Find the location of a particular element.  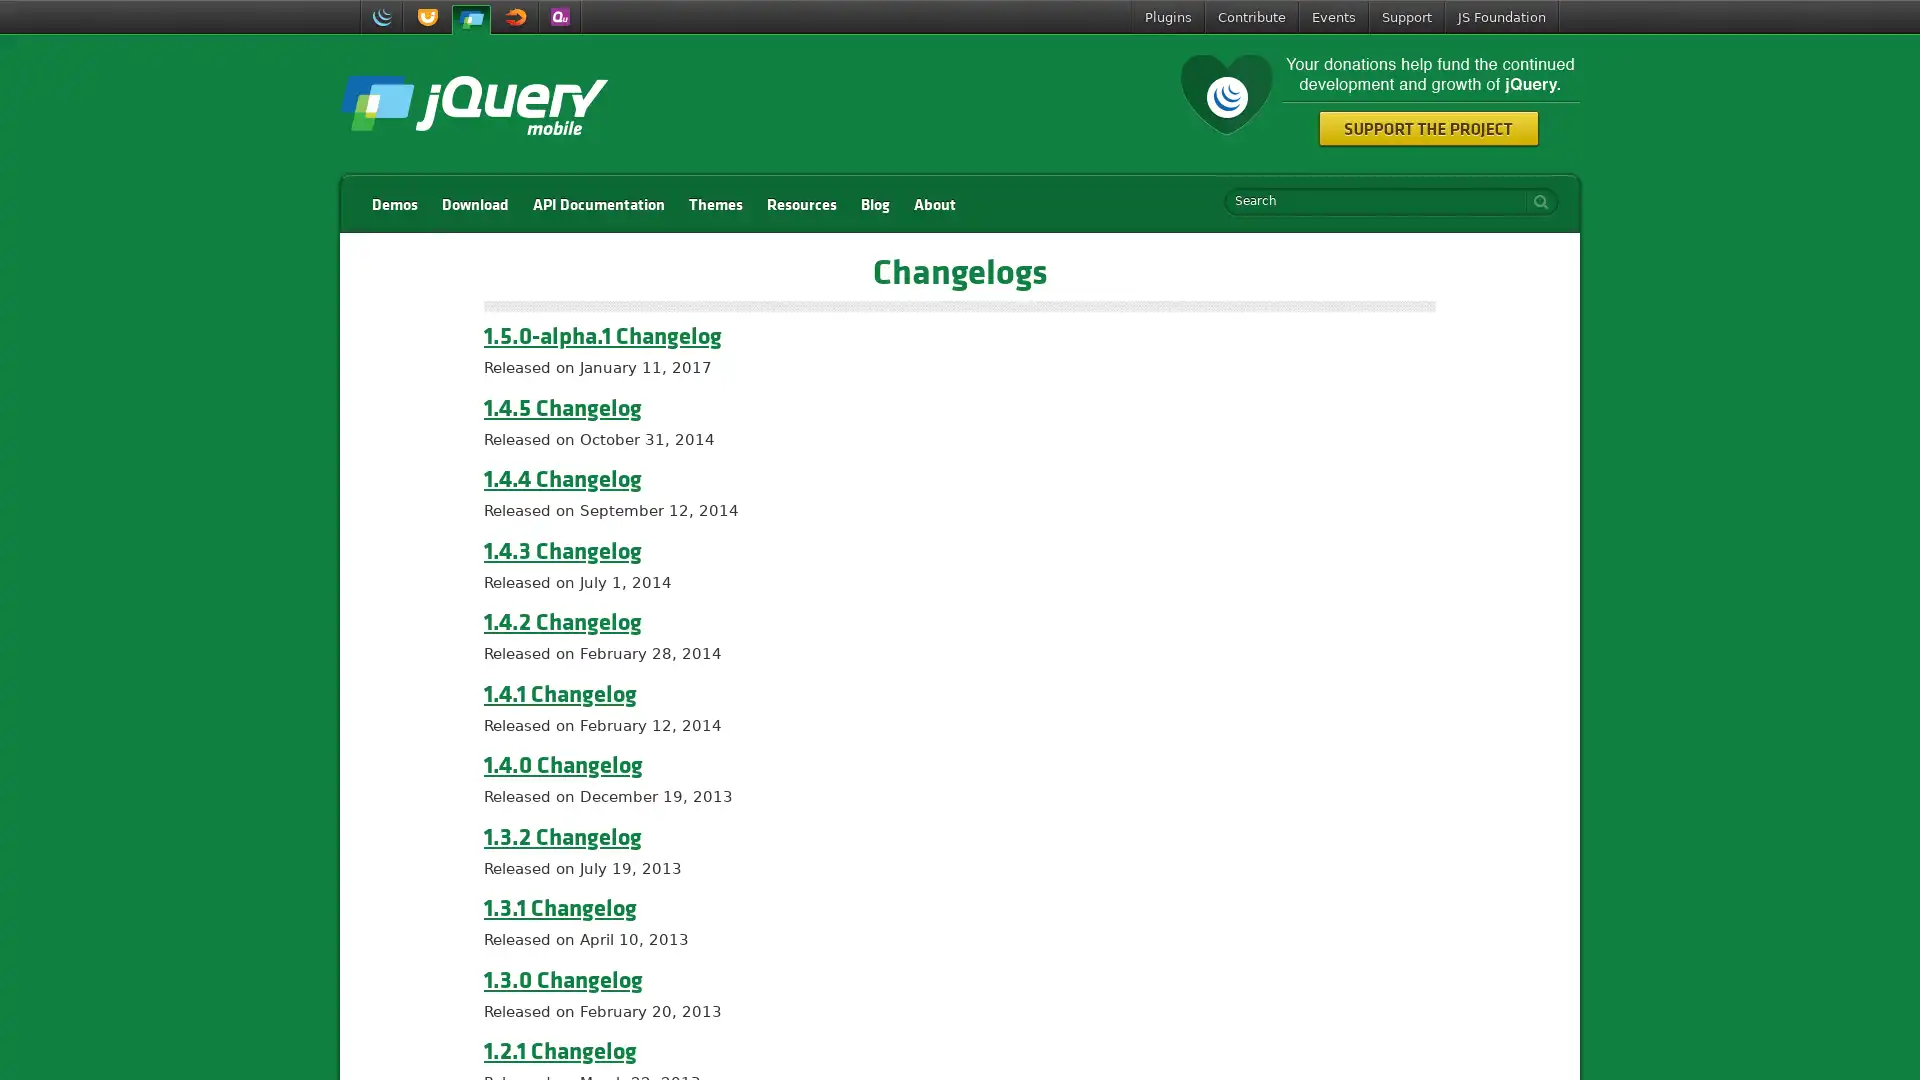

search is located at coordinates (1535, 201).